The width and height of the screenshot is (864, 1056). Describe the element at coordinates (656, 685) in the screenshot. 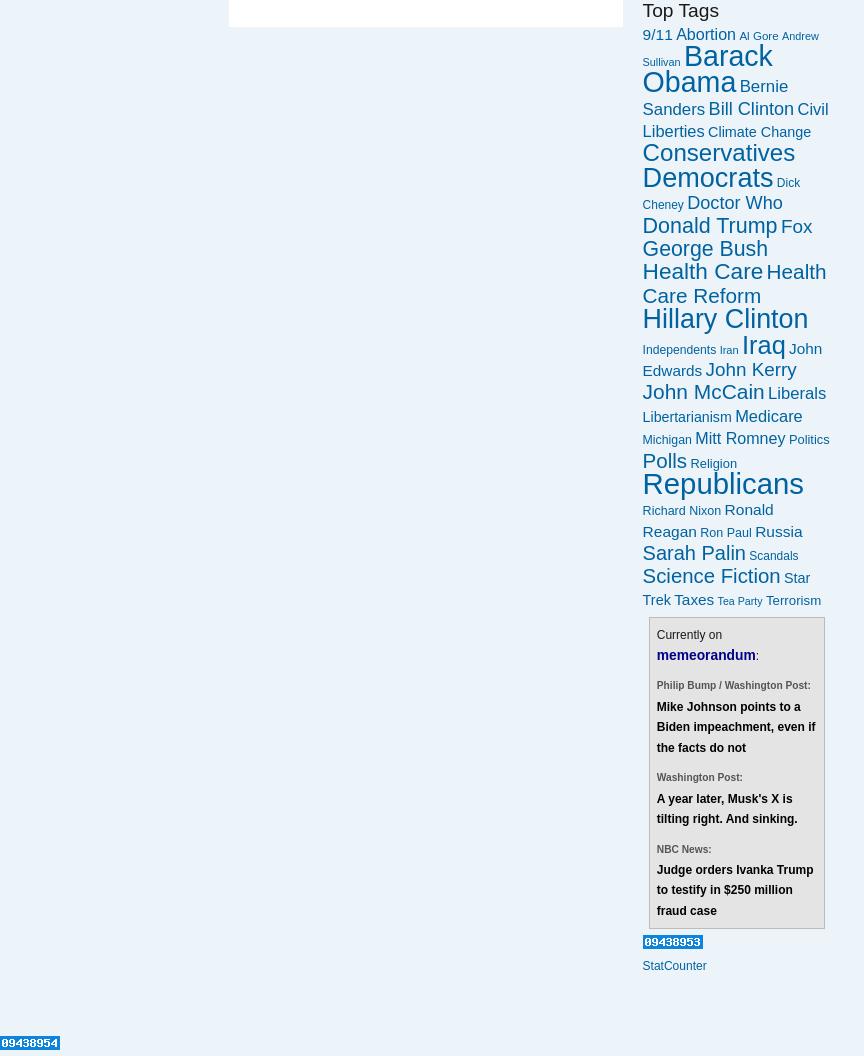

I see `'Philip Bump / Washington Post:'` at that location.